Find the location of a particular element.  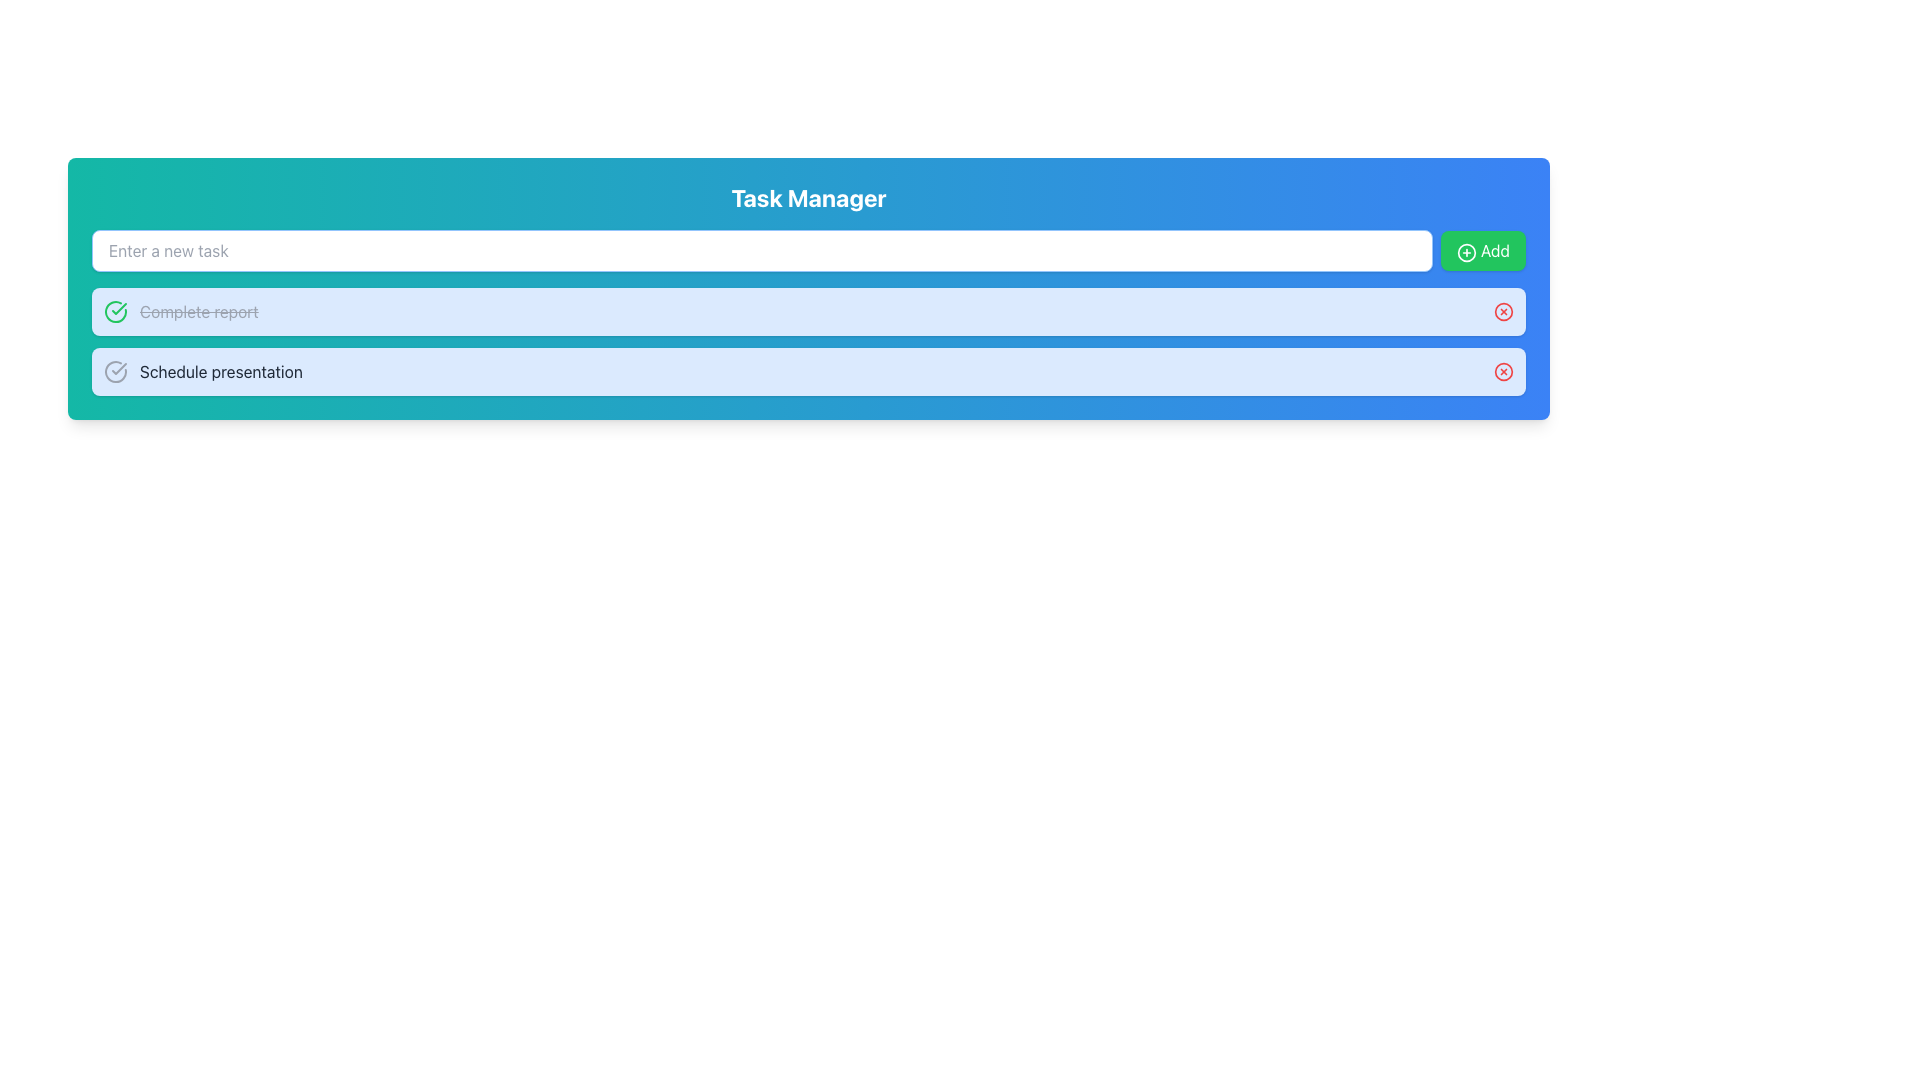

the text label reading 'Complete report' which has a strikethrough style, indicating a completed task, located below the 'Enter a new task' input box is located at coordinates (181, 312).